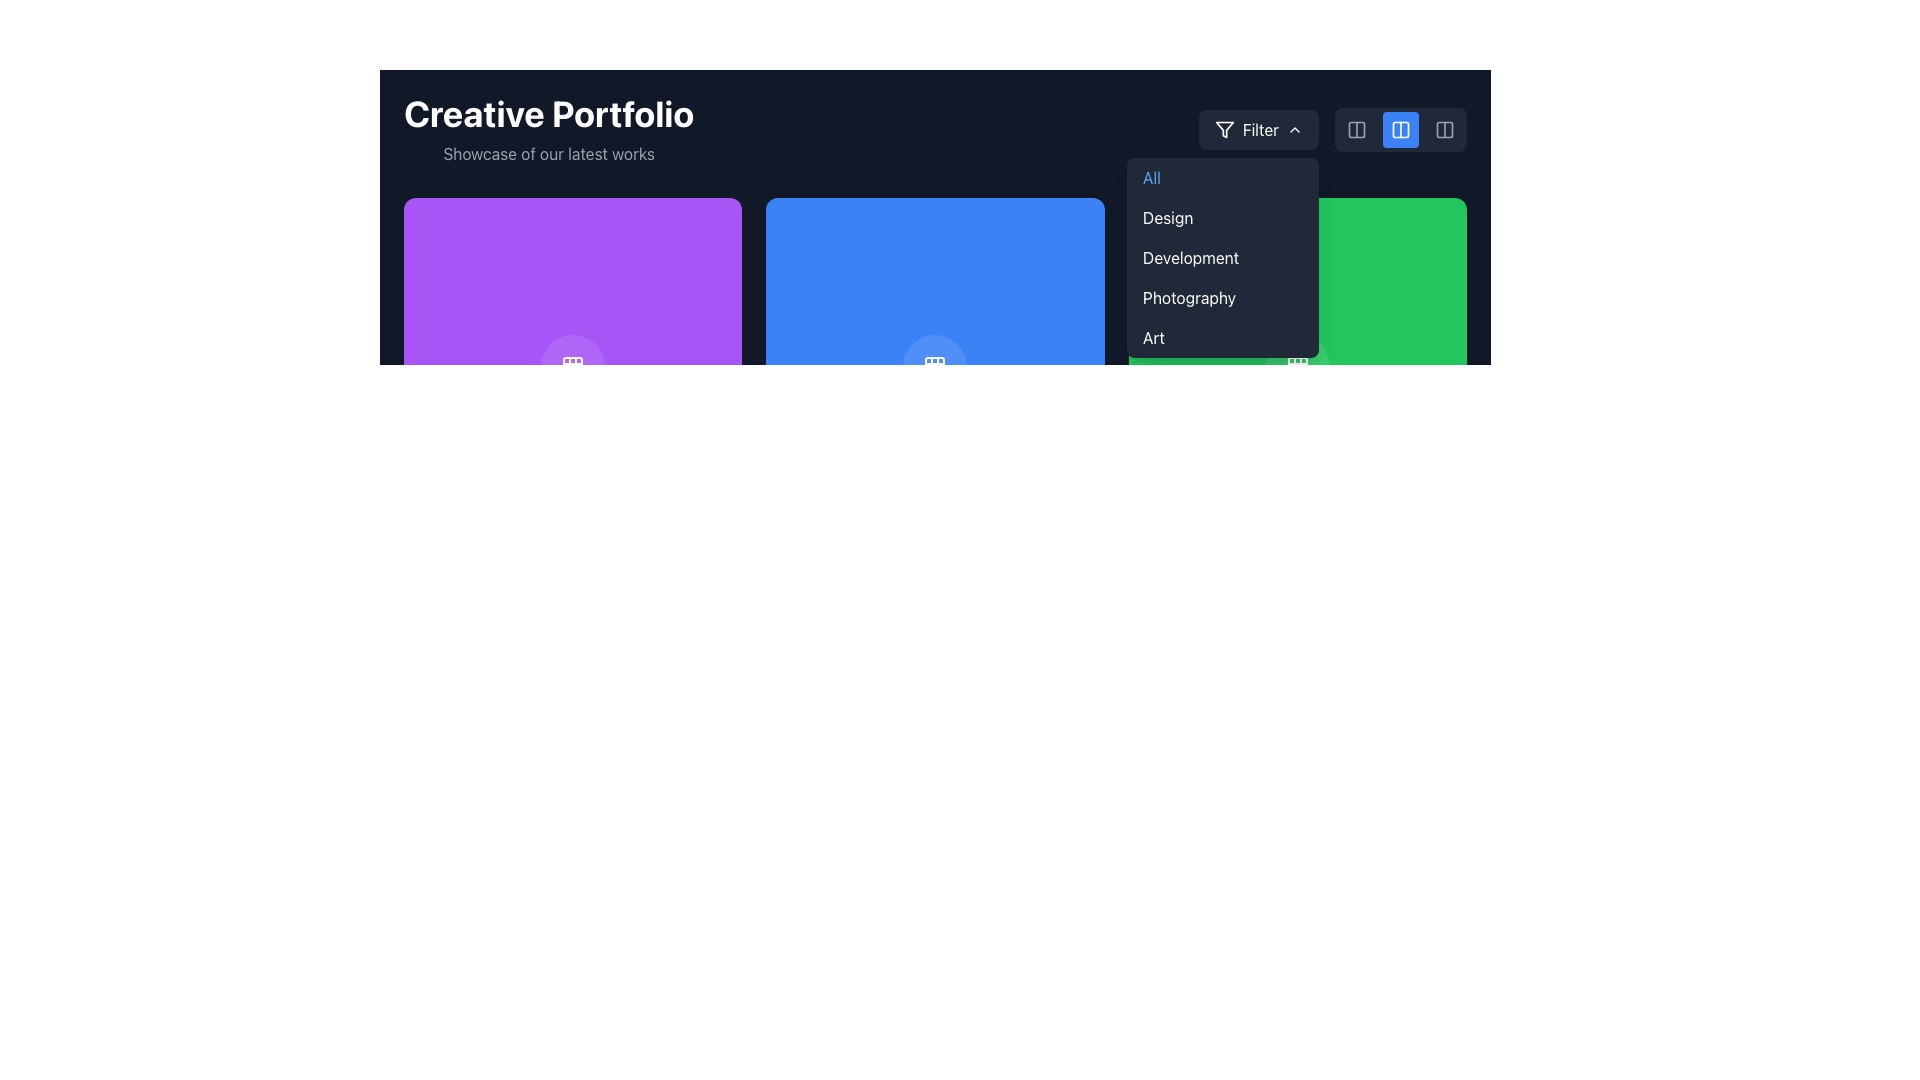 This screenshot has height=1080, width=1920. I want to click on the Dropdown Toggle Button located at the top-right corner of the navigation bar, so click(1257, 130).